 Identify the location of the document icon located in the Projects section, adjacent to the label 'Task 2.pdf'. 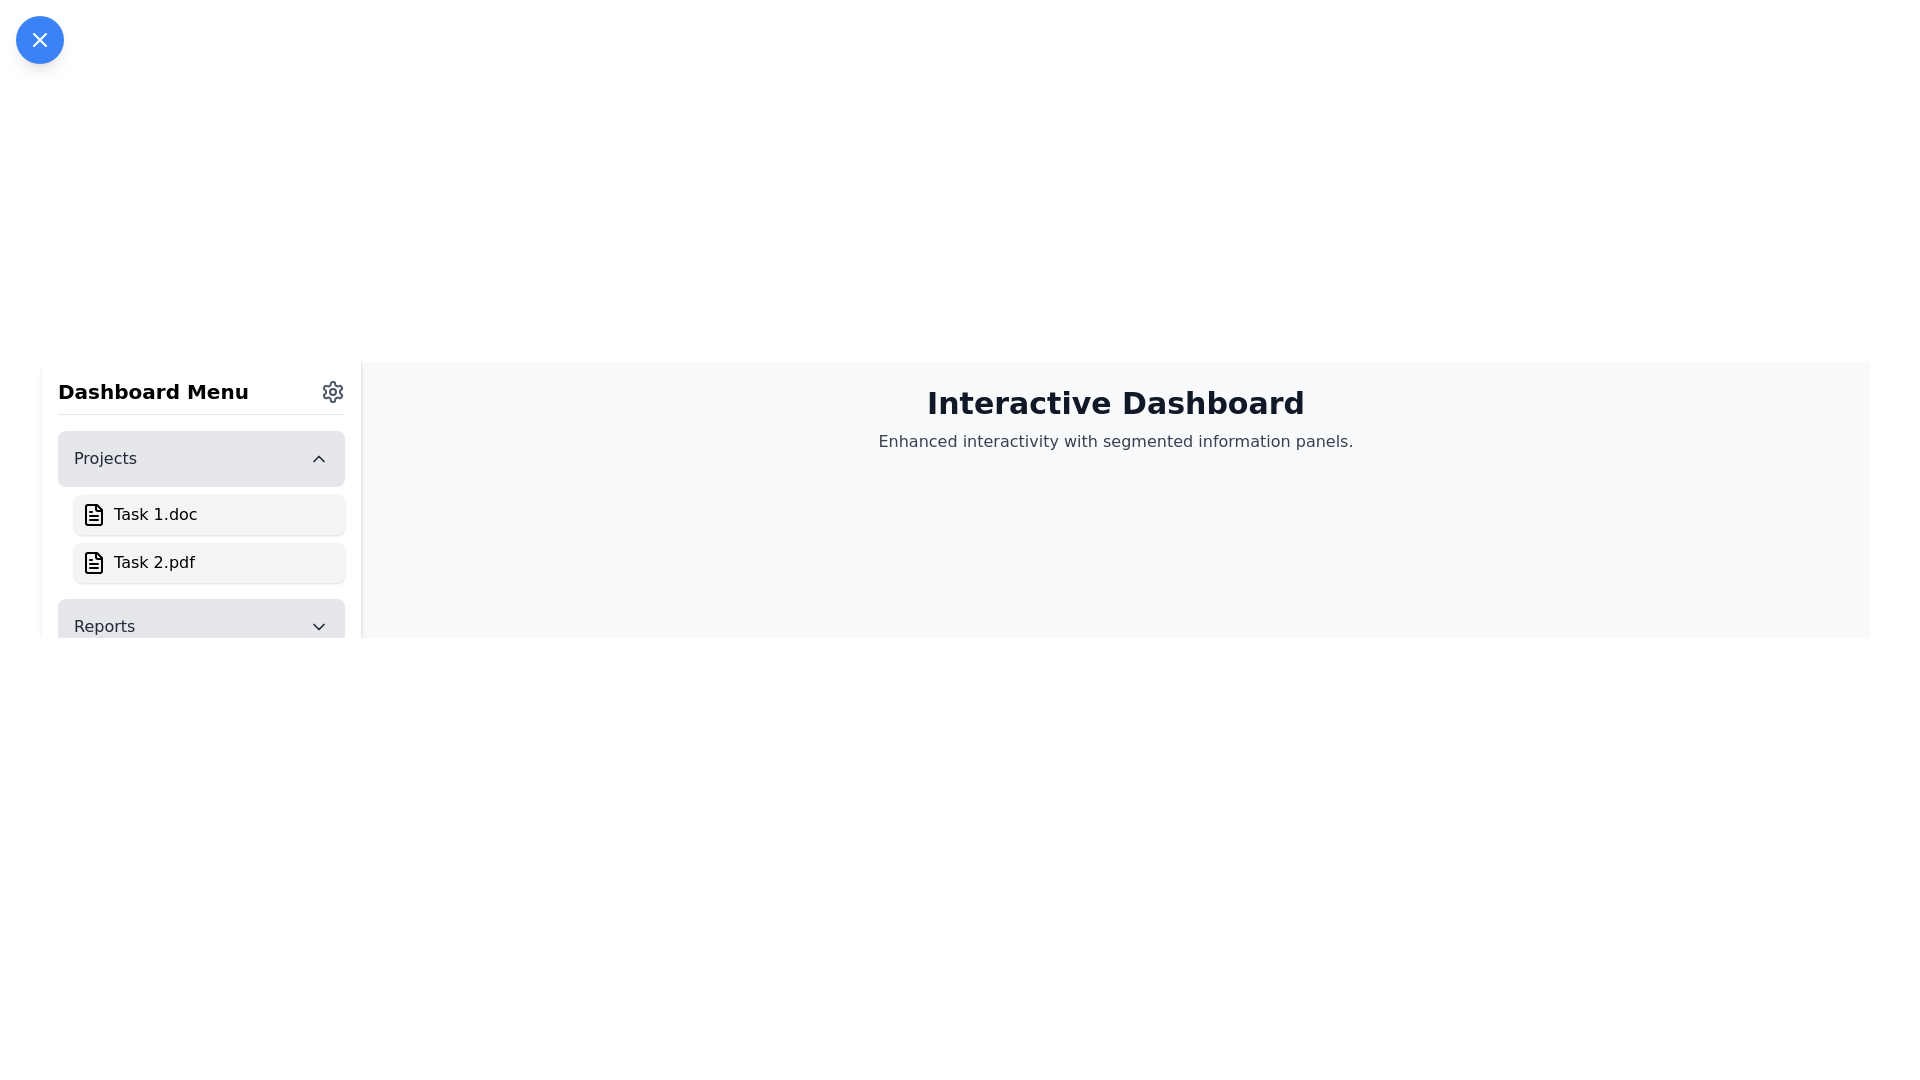
(93, 563).